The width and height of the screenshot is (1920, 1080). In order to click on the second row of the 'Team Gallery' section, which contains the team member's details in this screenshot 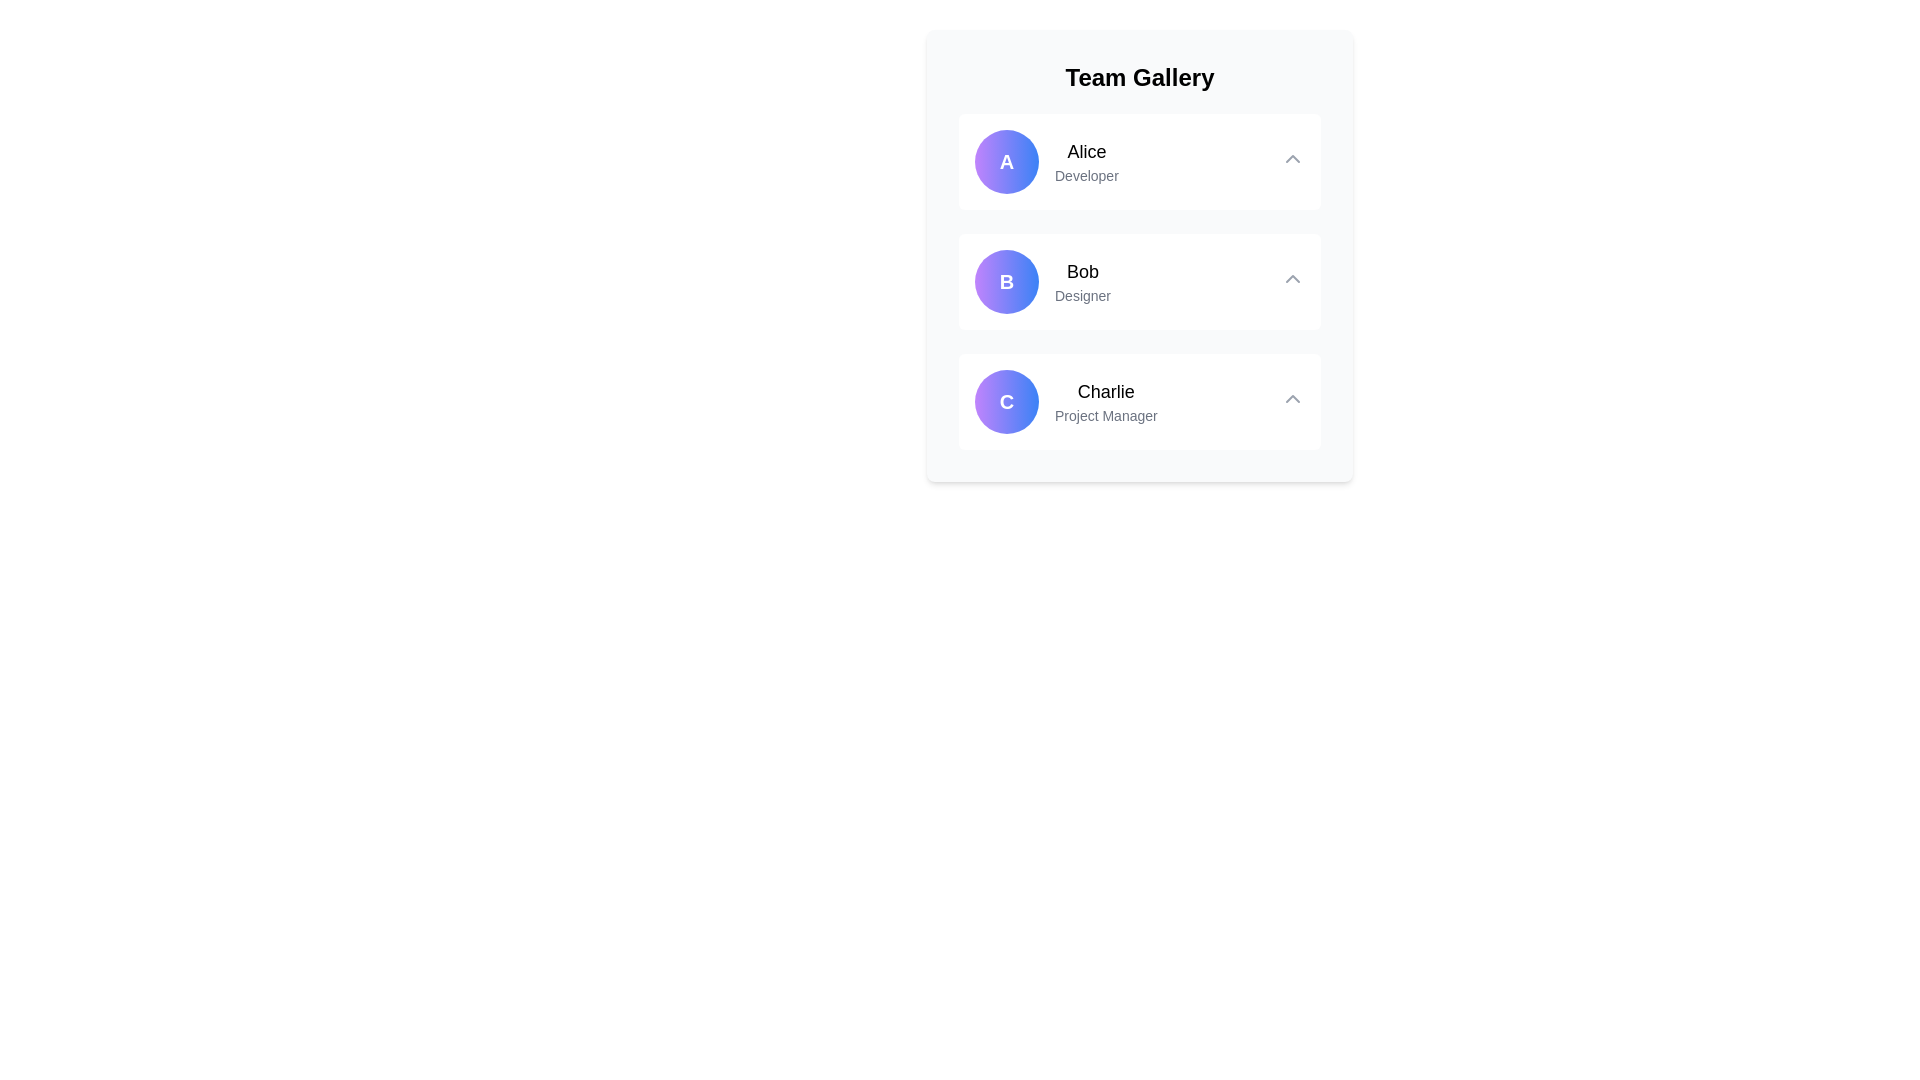, I will do `click(1140, 281)`.